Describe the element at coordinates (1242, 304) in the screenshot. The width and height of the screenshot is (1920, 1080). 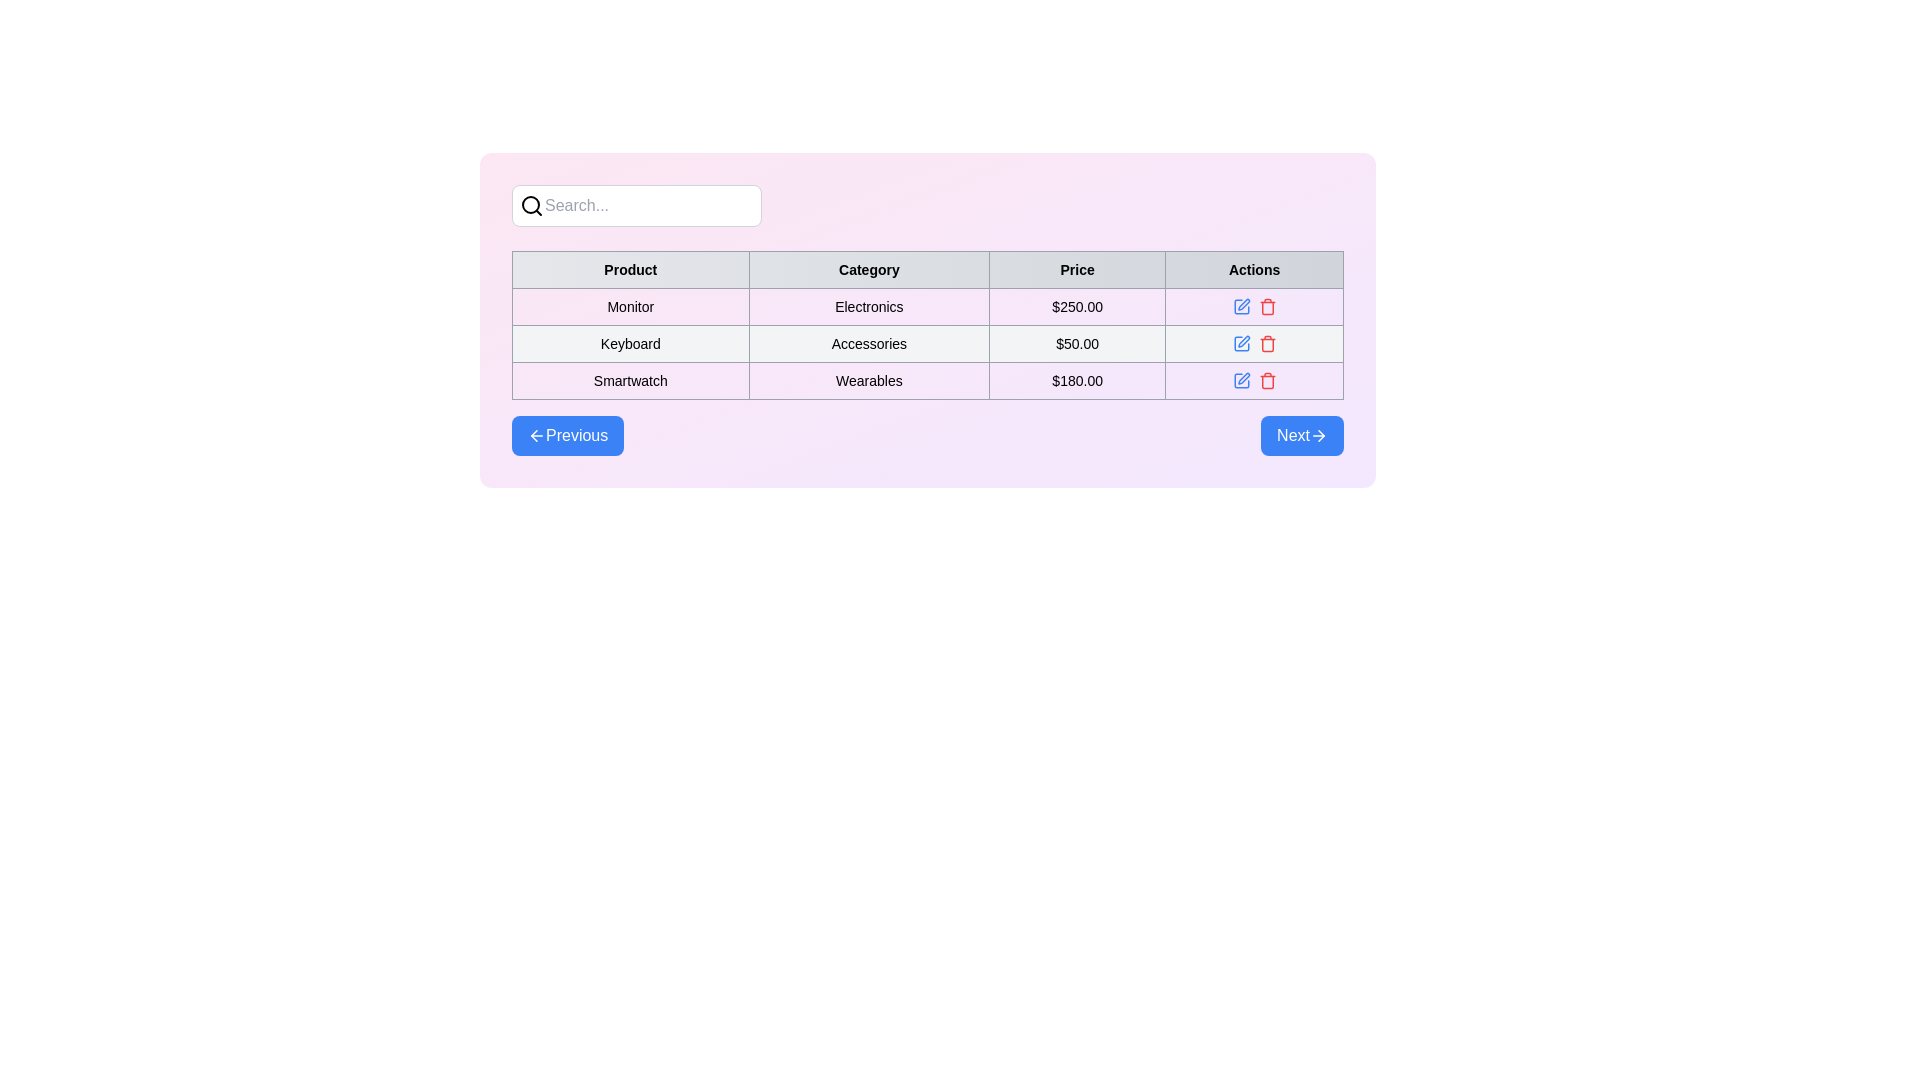
I see `the edit icon button located in the first row of the 'Actions' column of the table, next to the trash bin icon` at that location.